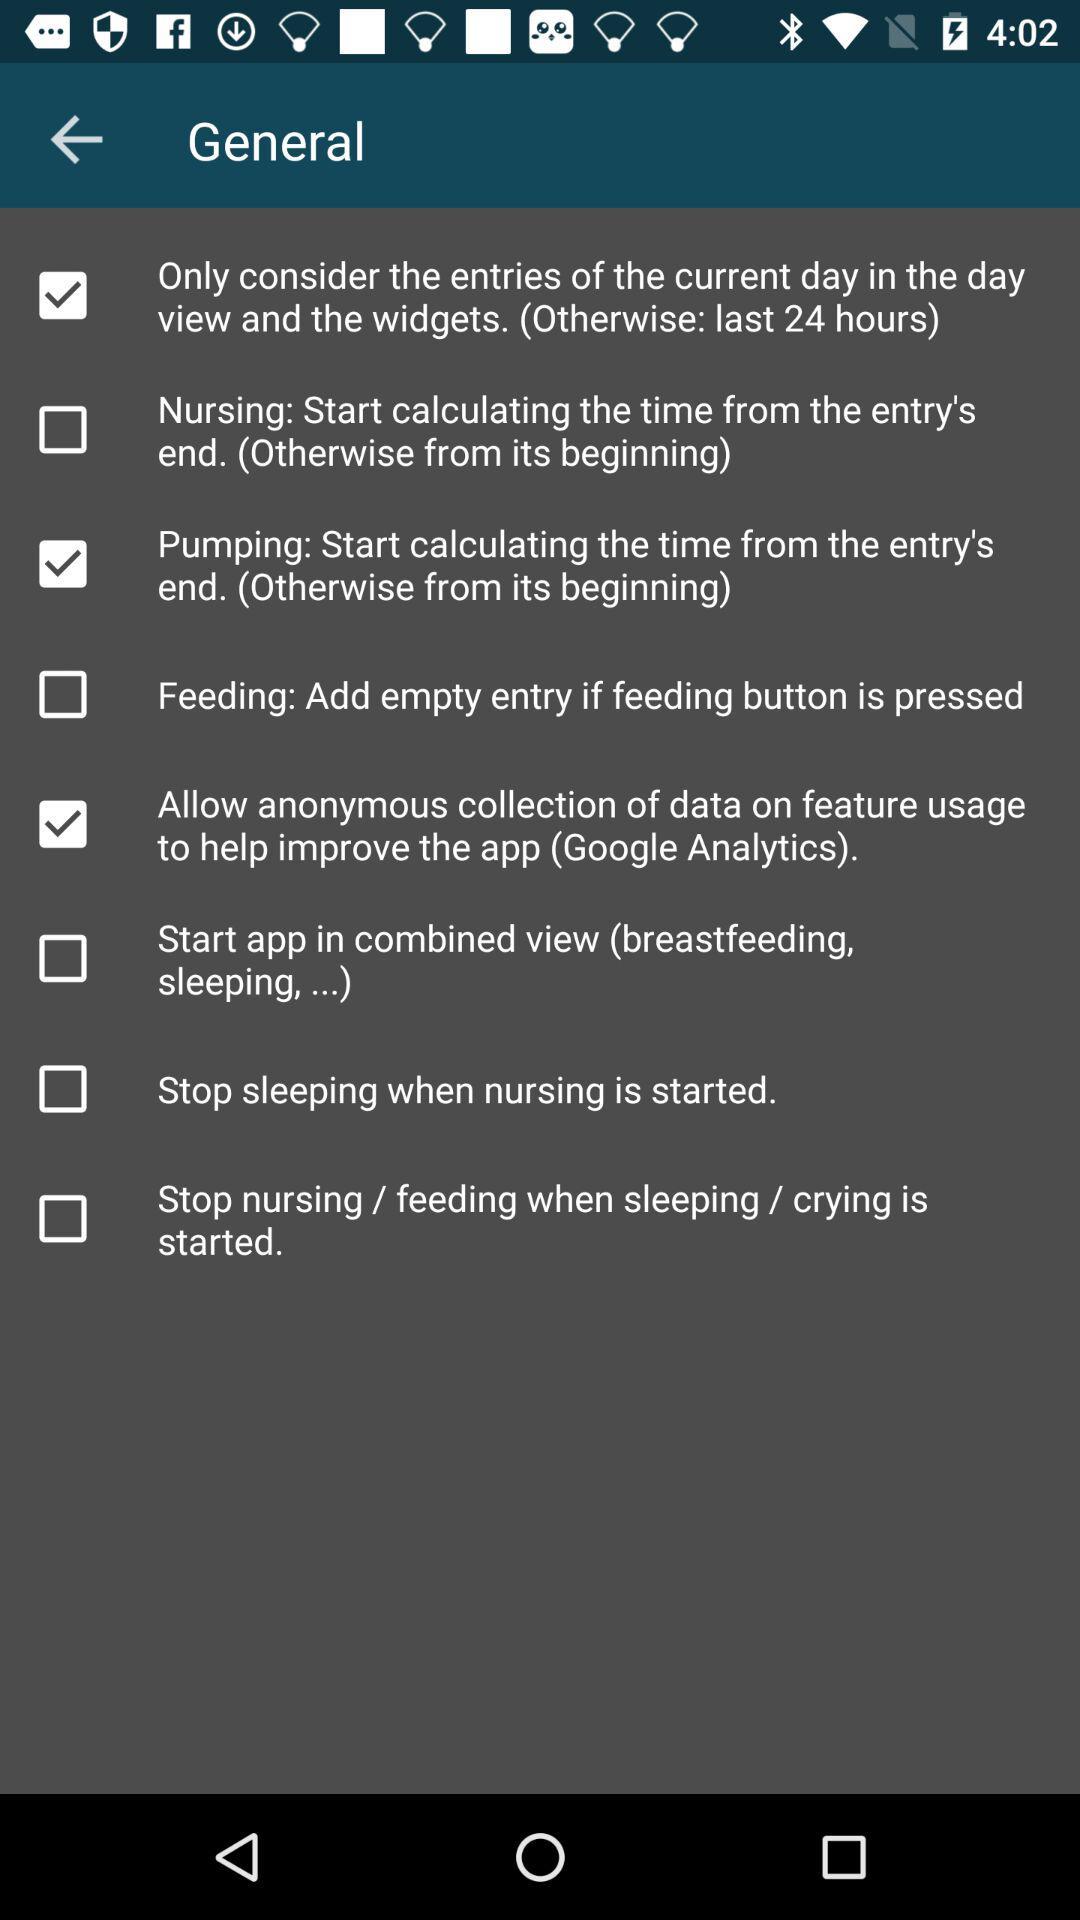  I want to click on switch nursing option, so click(61, 428).